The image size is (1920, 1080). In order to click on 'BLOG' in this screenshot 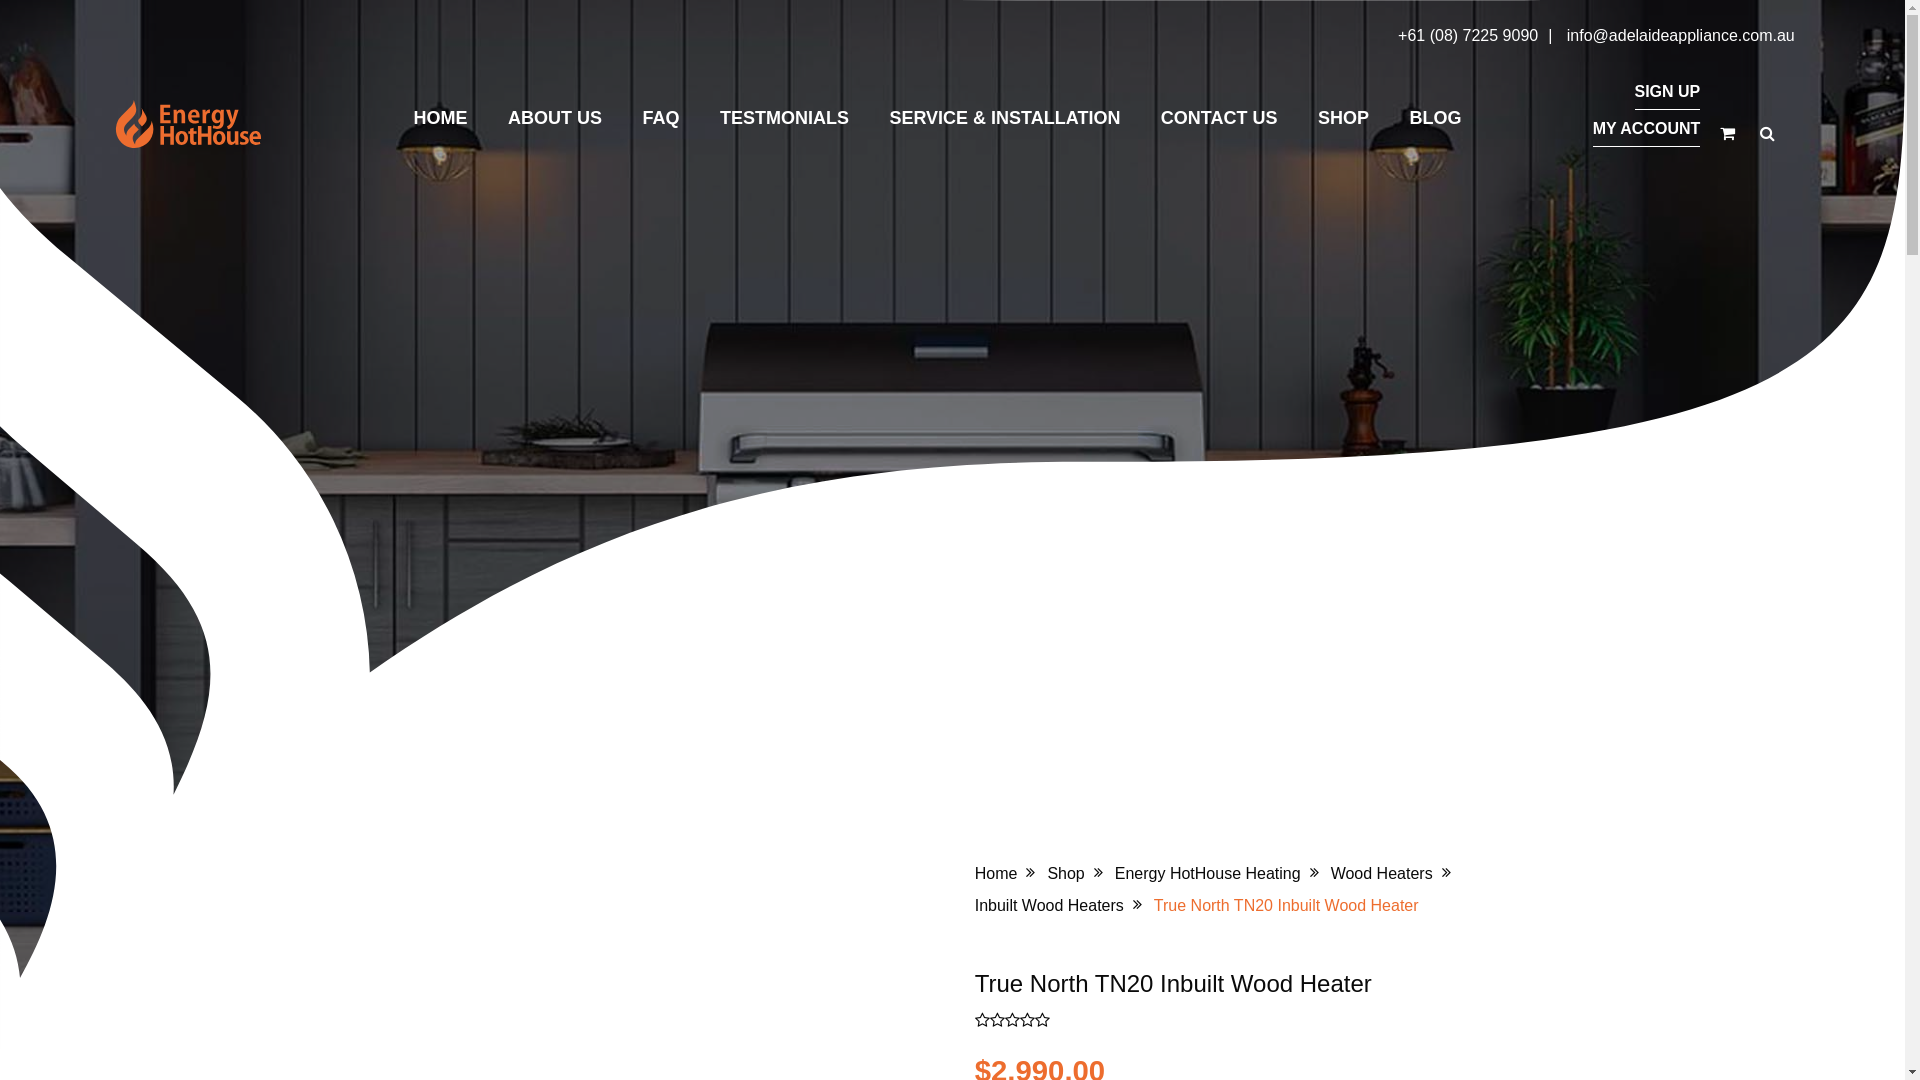, I will do `click(1434, 118)`.